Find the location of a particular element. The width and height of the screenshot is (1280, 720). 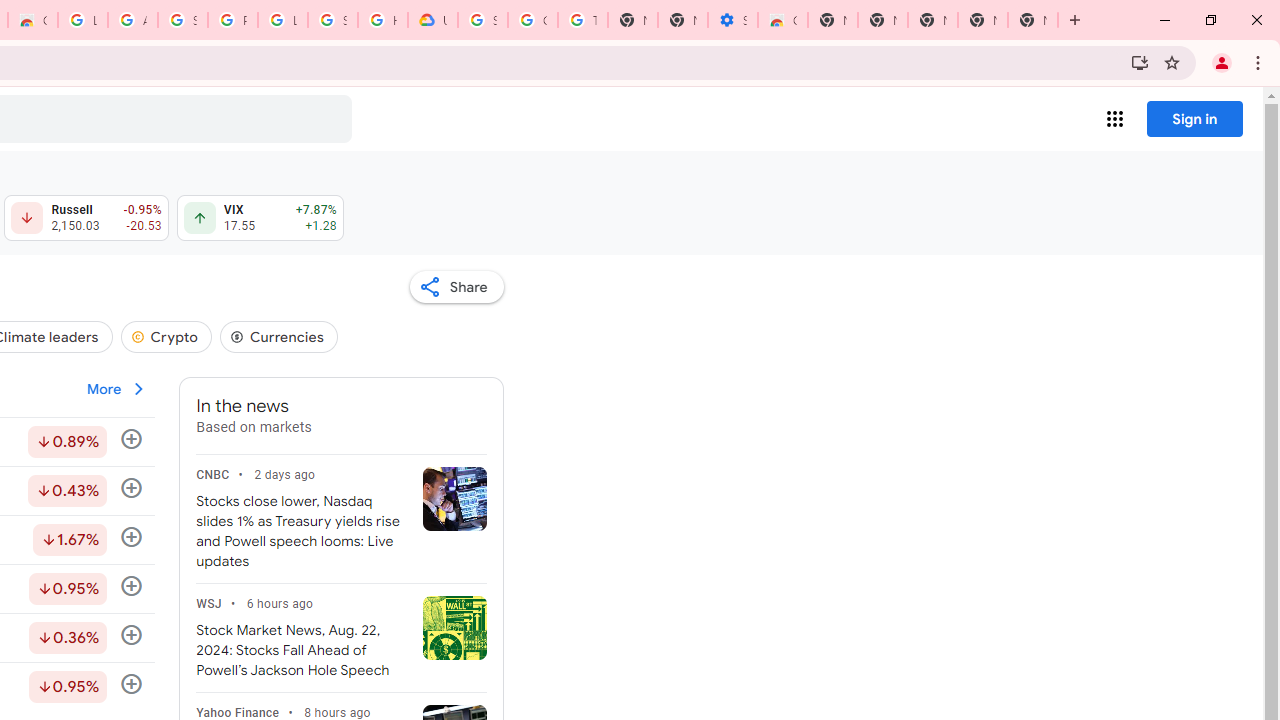

'Google Account Help' is located at coordinates (533, 20).